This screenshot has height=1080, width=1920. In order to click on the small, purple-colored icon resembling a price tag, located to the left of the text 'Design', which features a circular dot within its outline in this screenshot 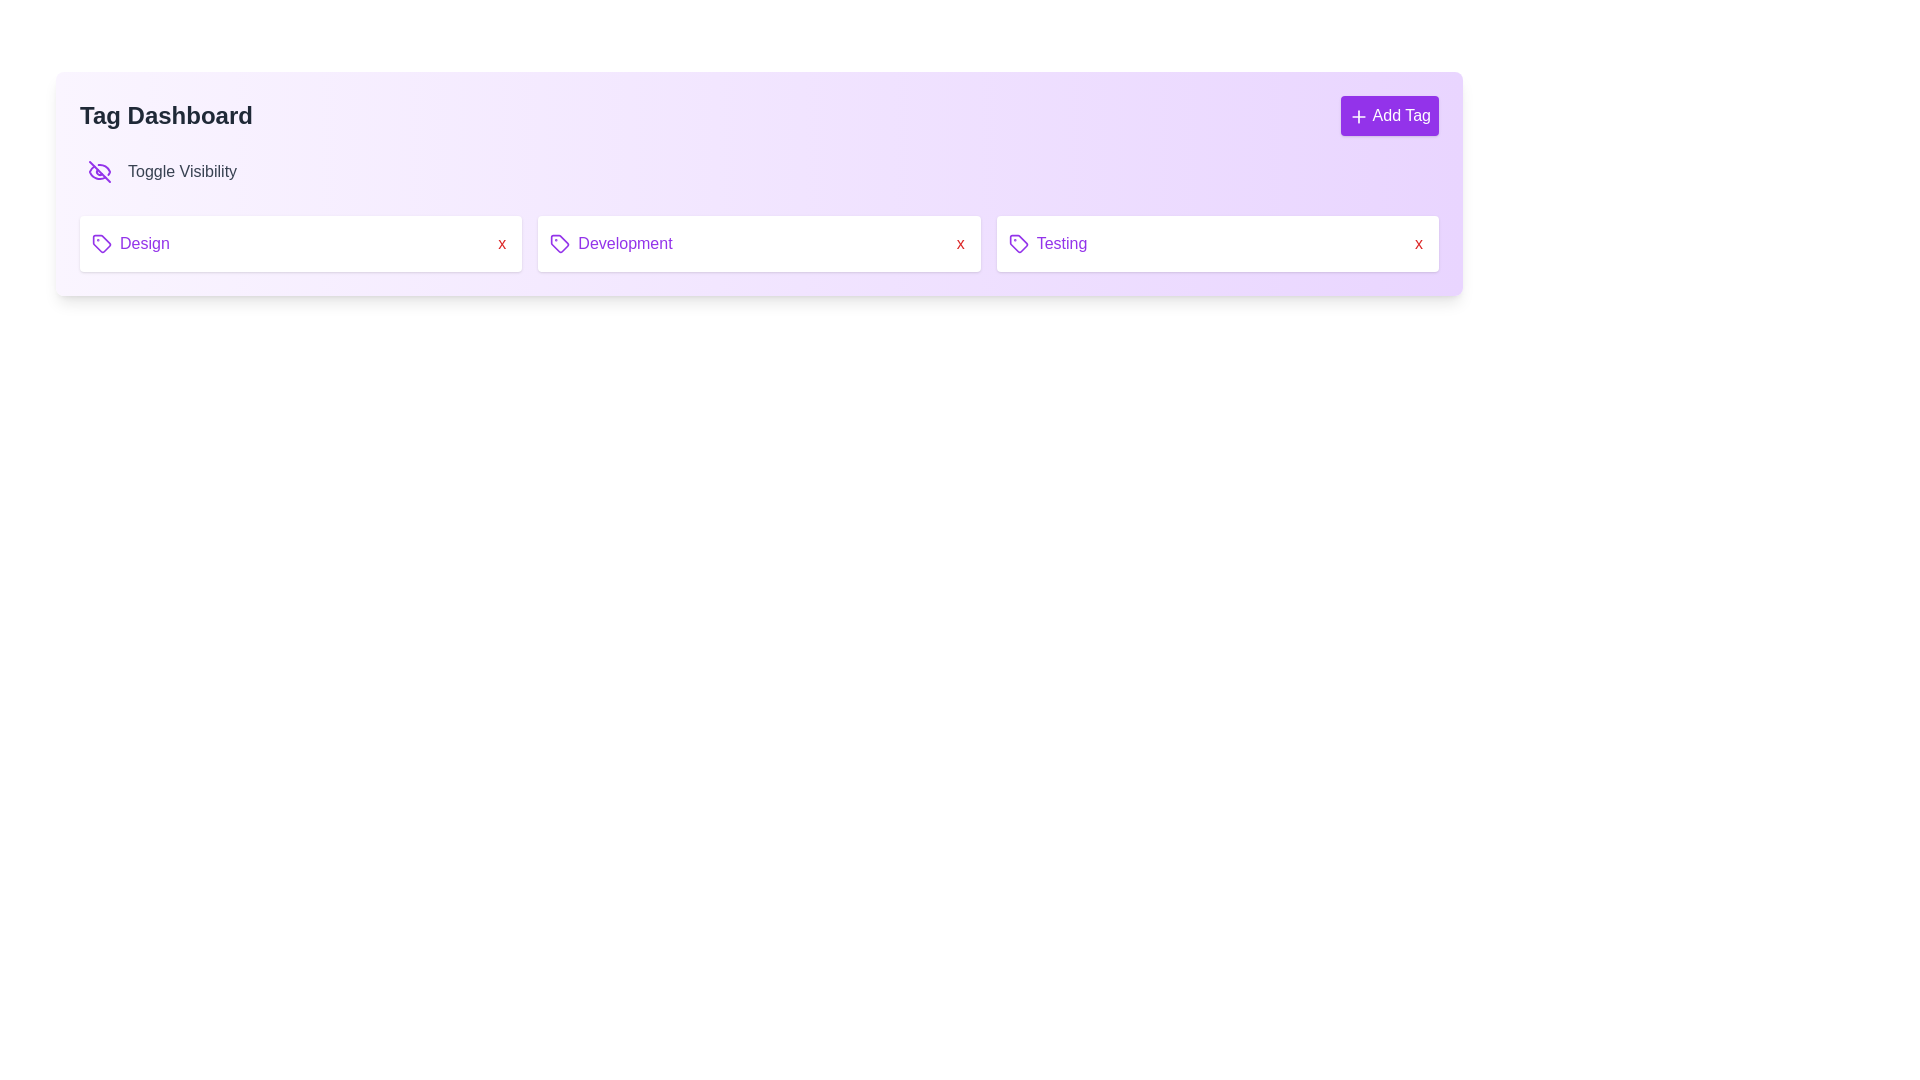, I will do `click(100, 242)`.